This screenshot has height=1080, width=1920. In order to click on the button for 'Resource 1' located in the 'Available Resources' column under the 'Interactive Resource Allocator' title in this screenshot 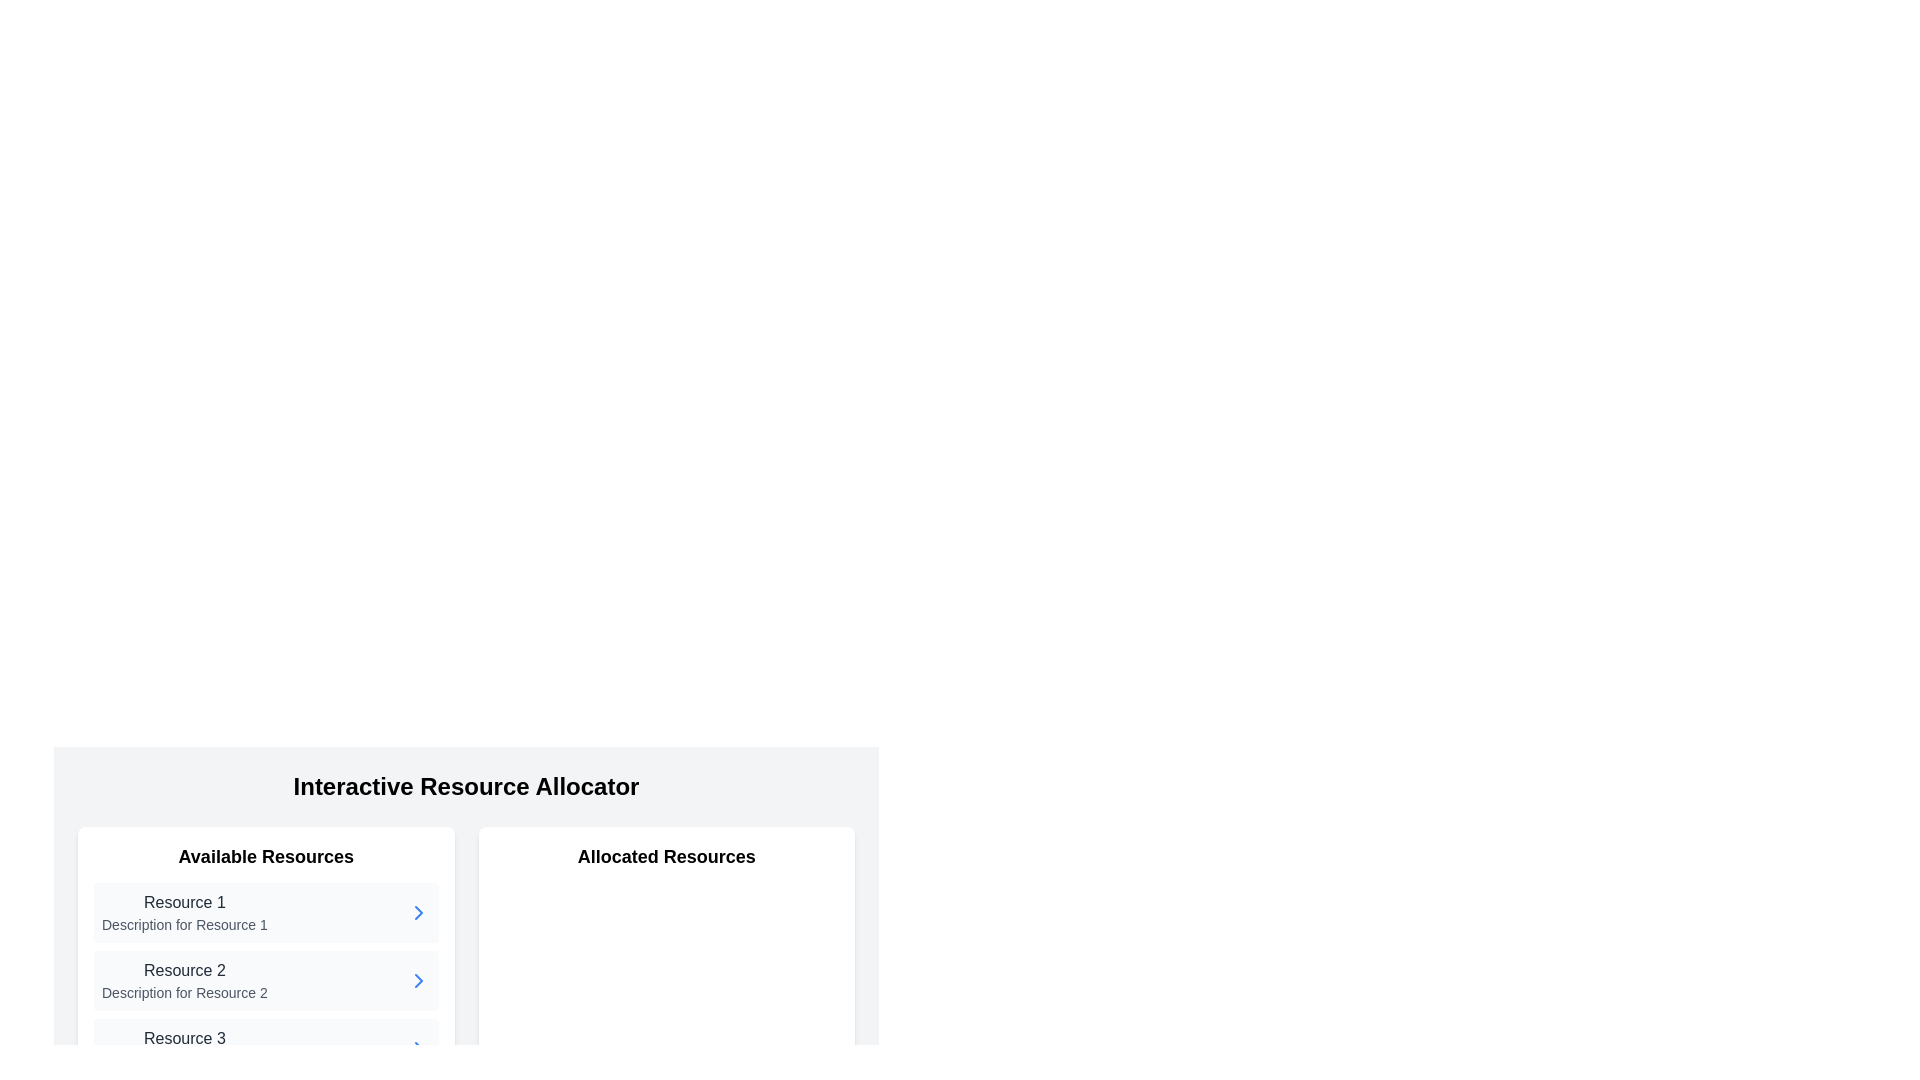, I will do `click(417, 913)`.